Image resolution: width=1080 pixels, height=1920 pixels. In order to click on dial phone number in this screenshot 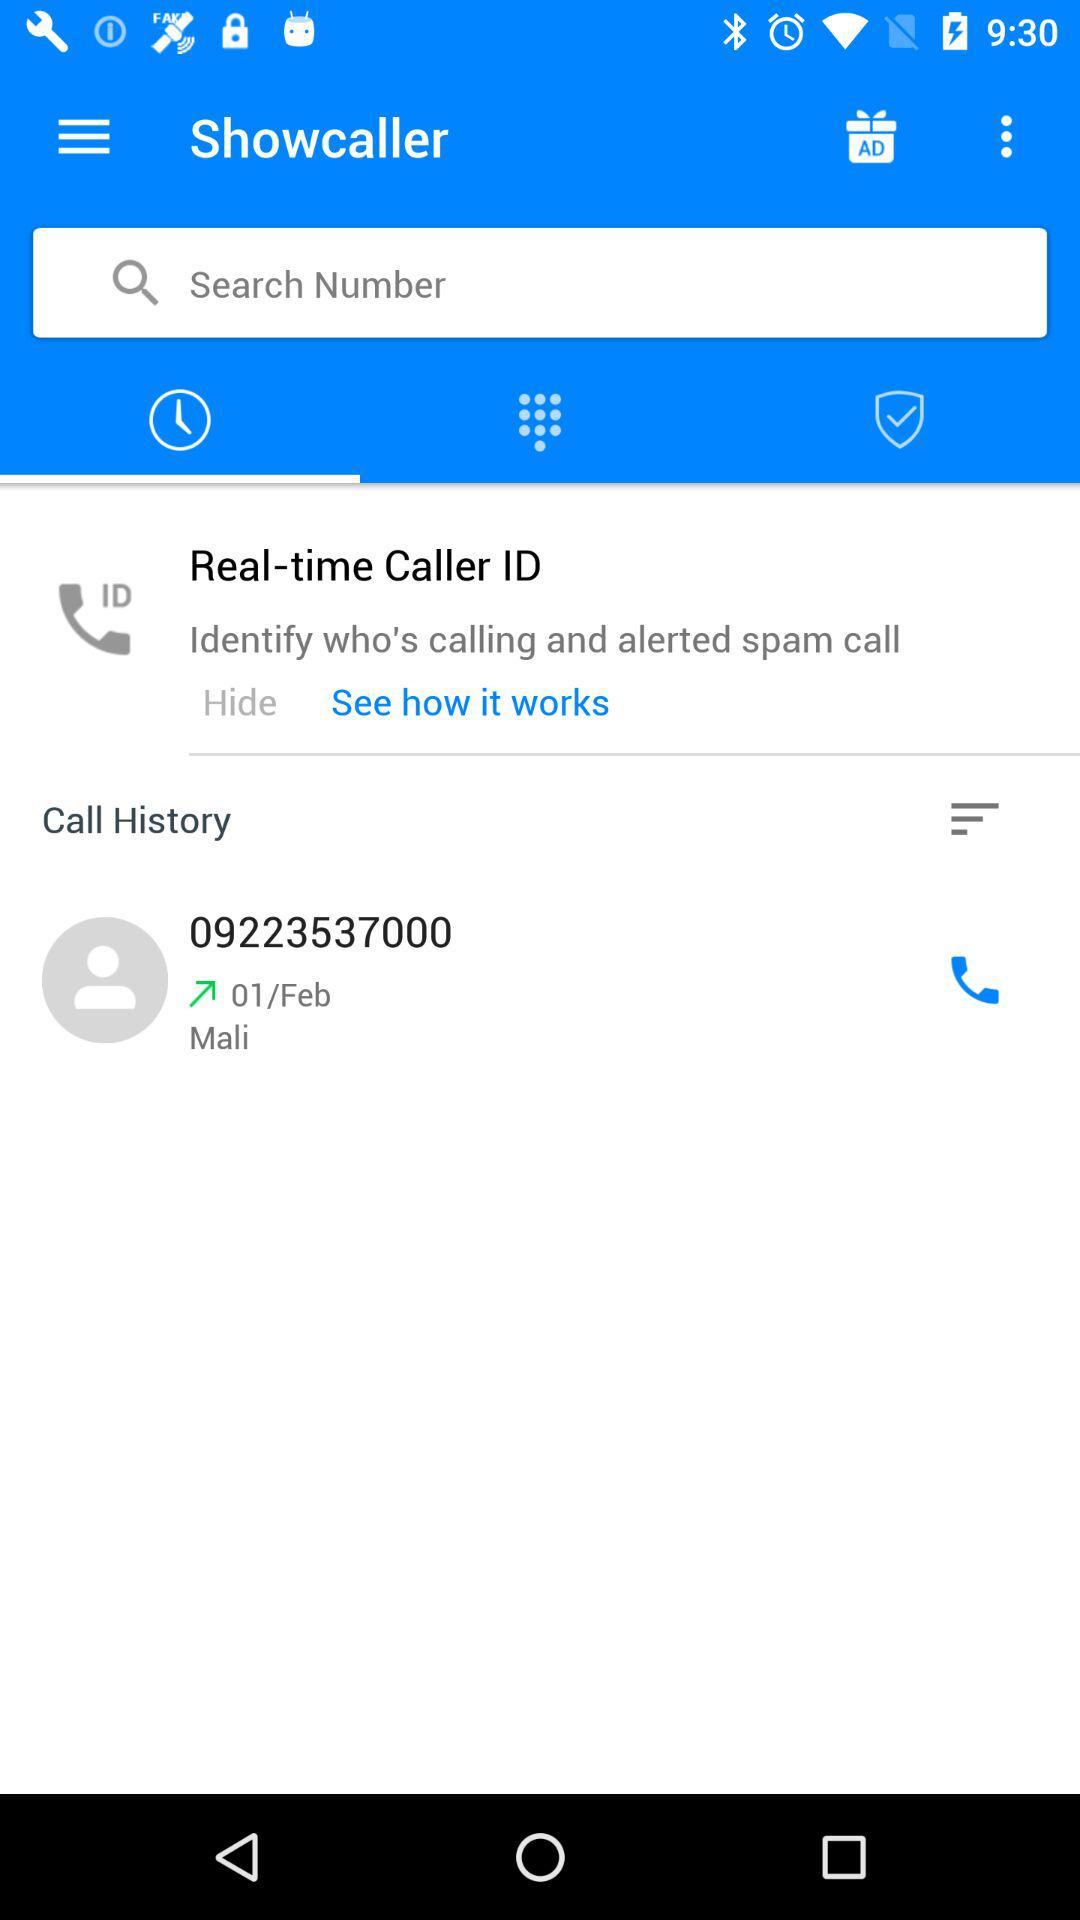, I will do `click(540, 980)`.